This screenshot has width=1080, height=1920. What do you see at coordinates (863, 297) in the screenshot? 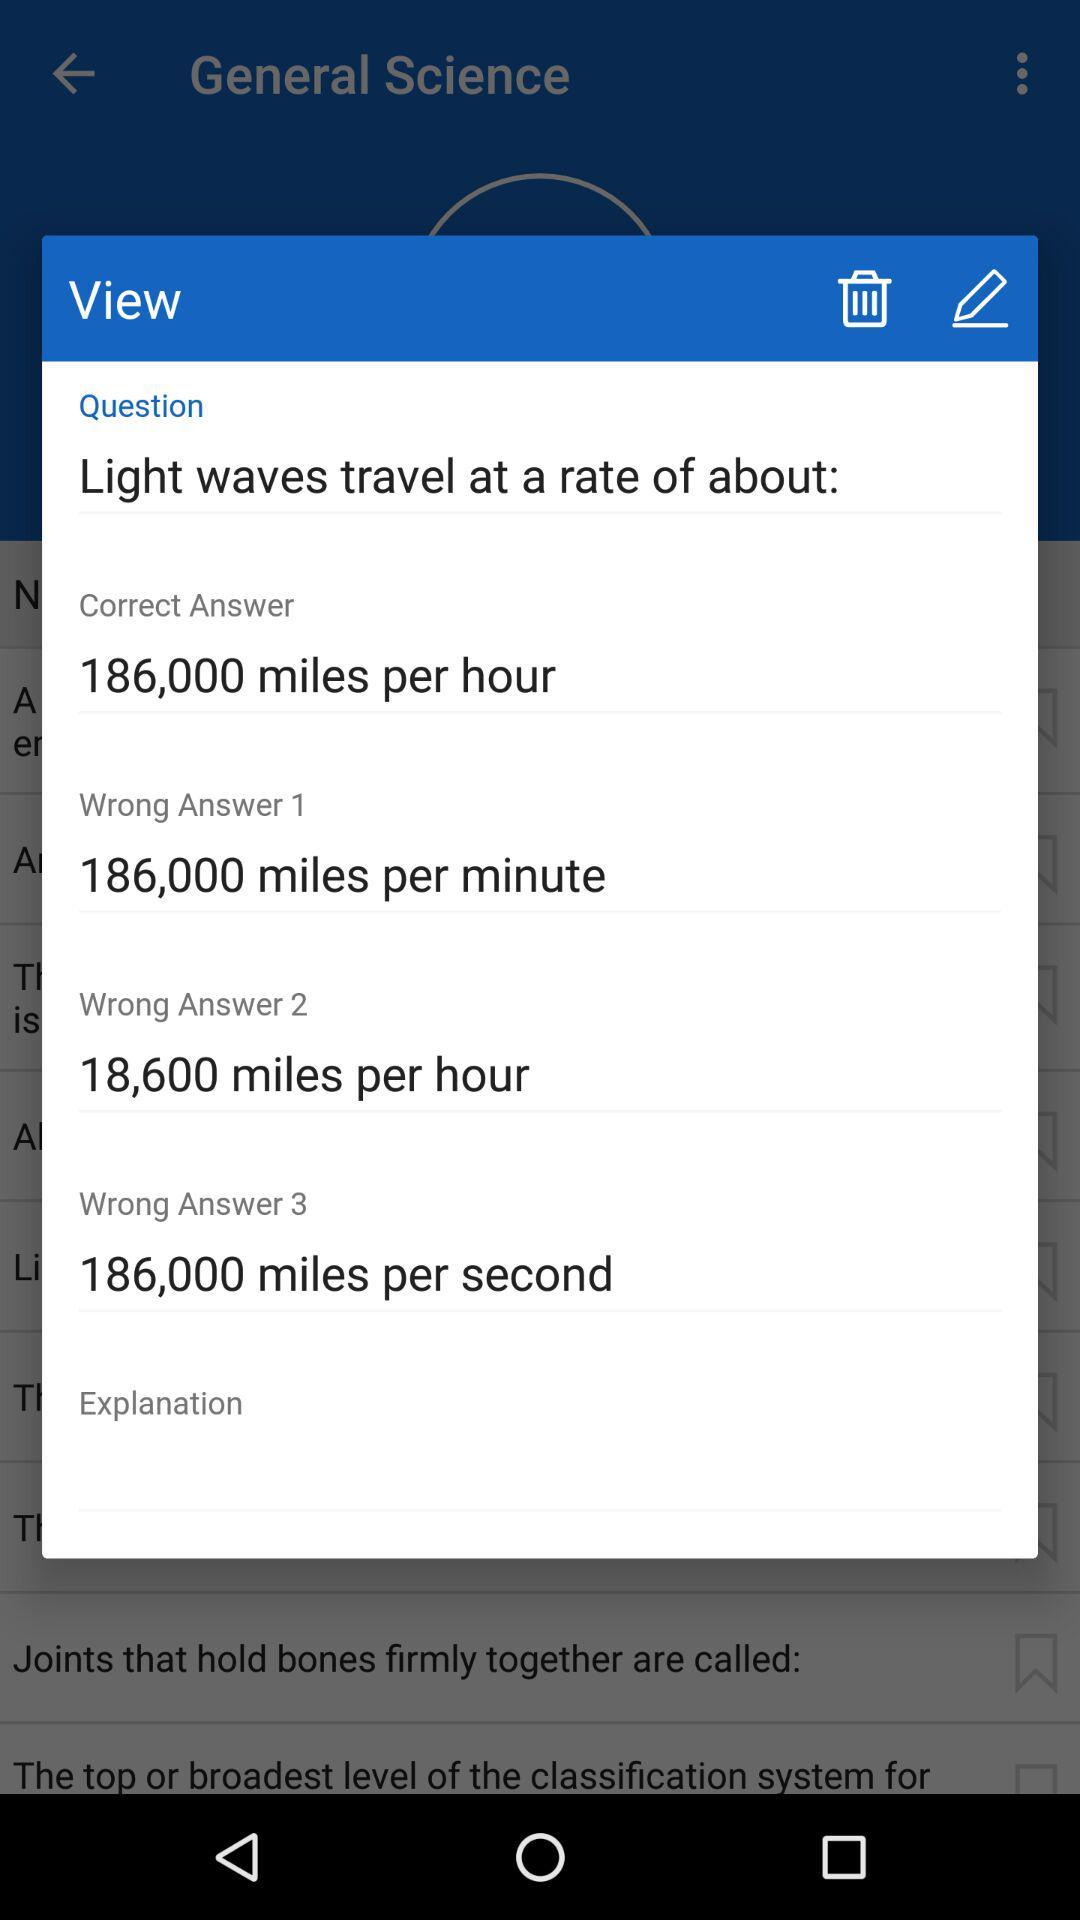
I see `item above the light waves travel icon` at bounding box center [863, 297].